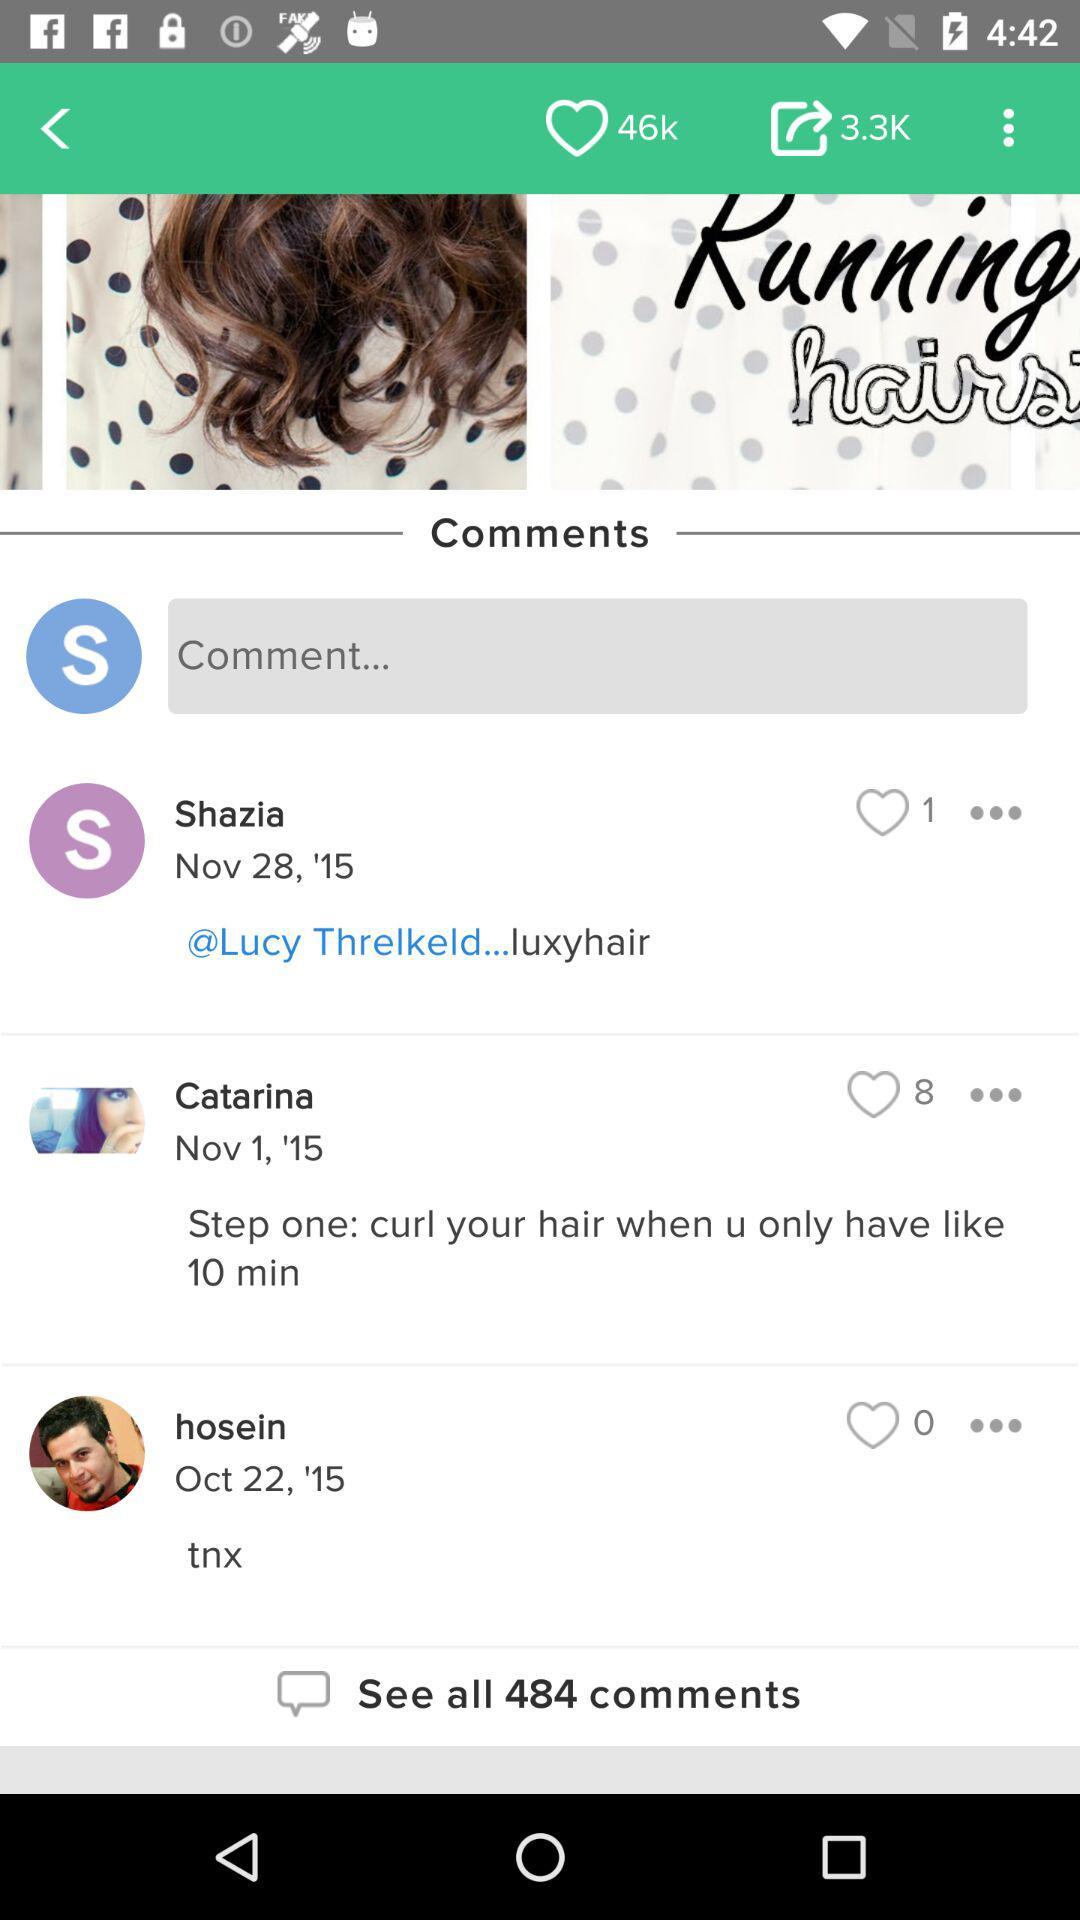 This screenshot has height=1920, width=1080. What do you see at coordinates (890, 1093) in the screenshot?
I see `the 8` at bounding box center [890, 1093].